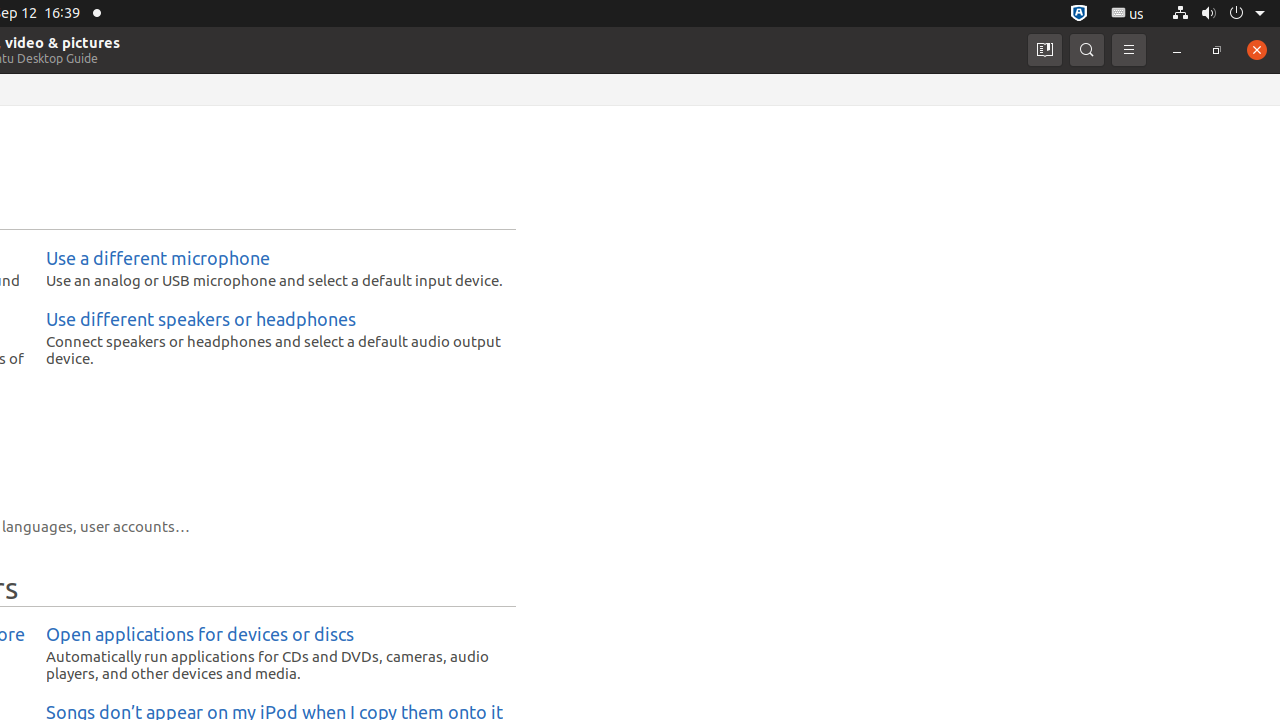 The height and width of the screenshot is (720, 1280). Describe the element at coordinates (1176, 48) in the screenshot. I see `'Minimize'` at that location.